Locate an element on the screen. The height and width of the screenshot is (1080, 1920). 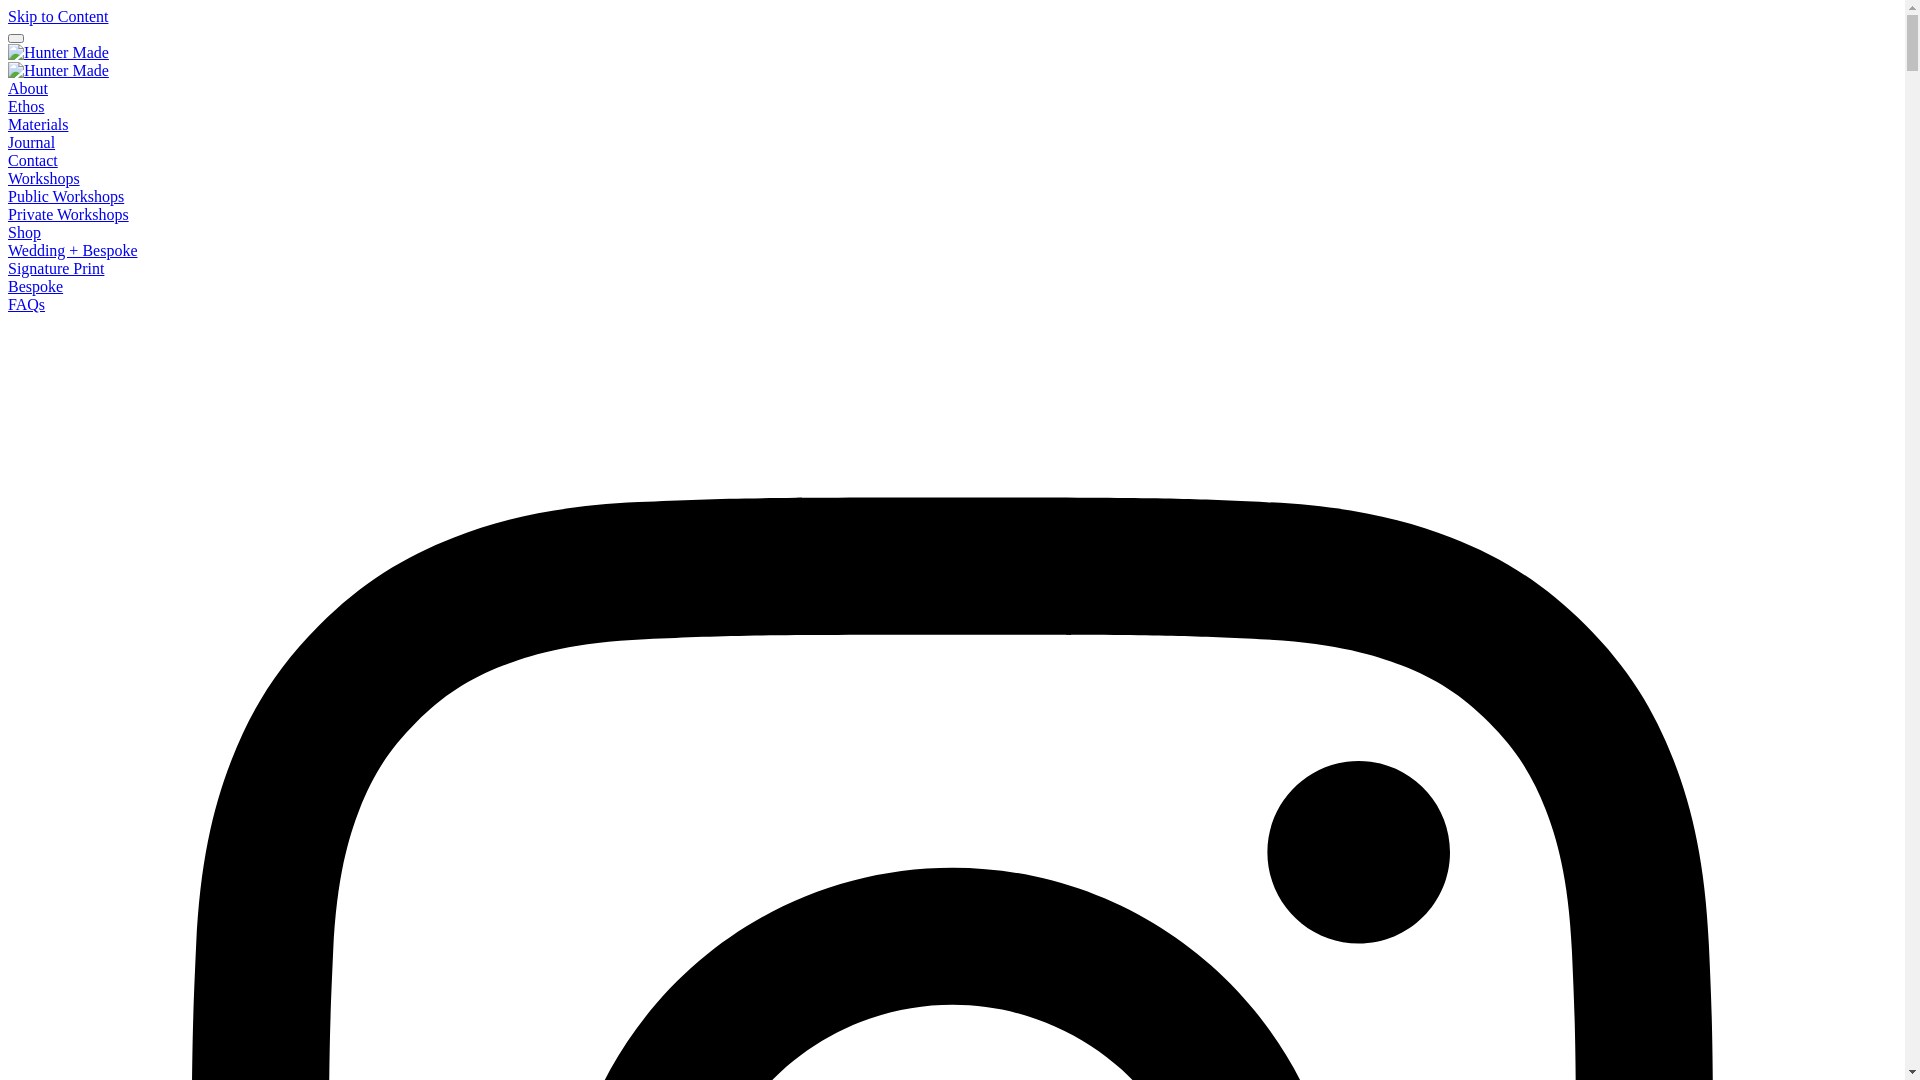
'About' is located at coordinates (28, 87).